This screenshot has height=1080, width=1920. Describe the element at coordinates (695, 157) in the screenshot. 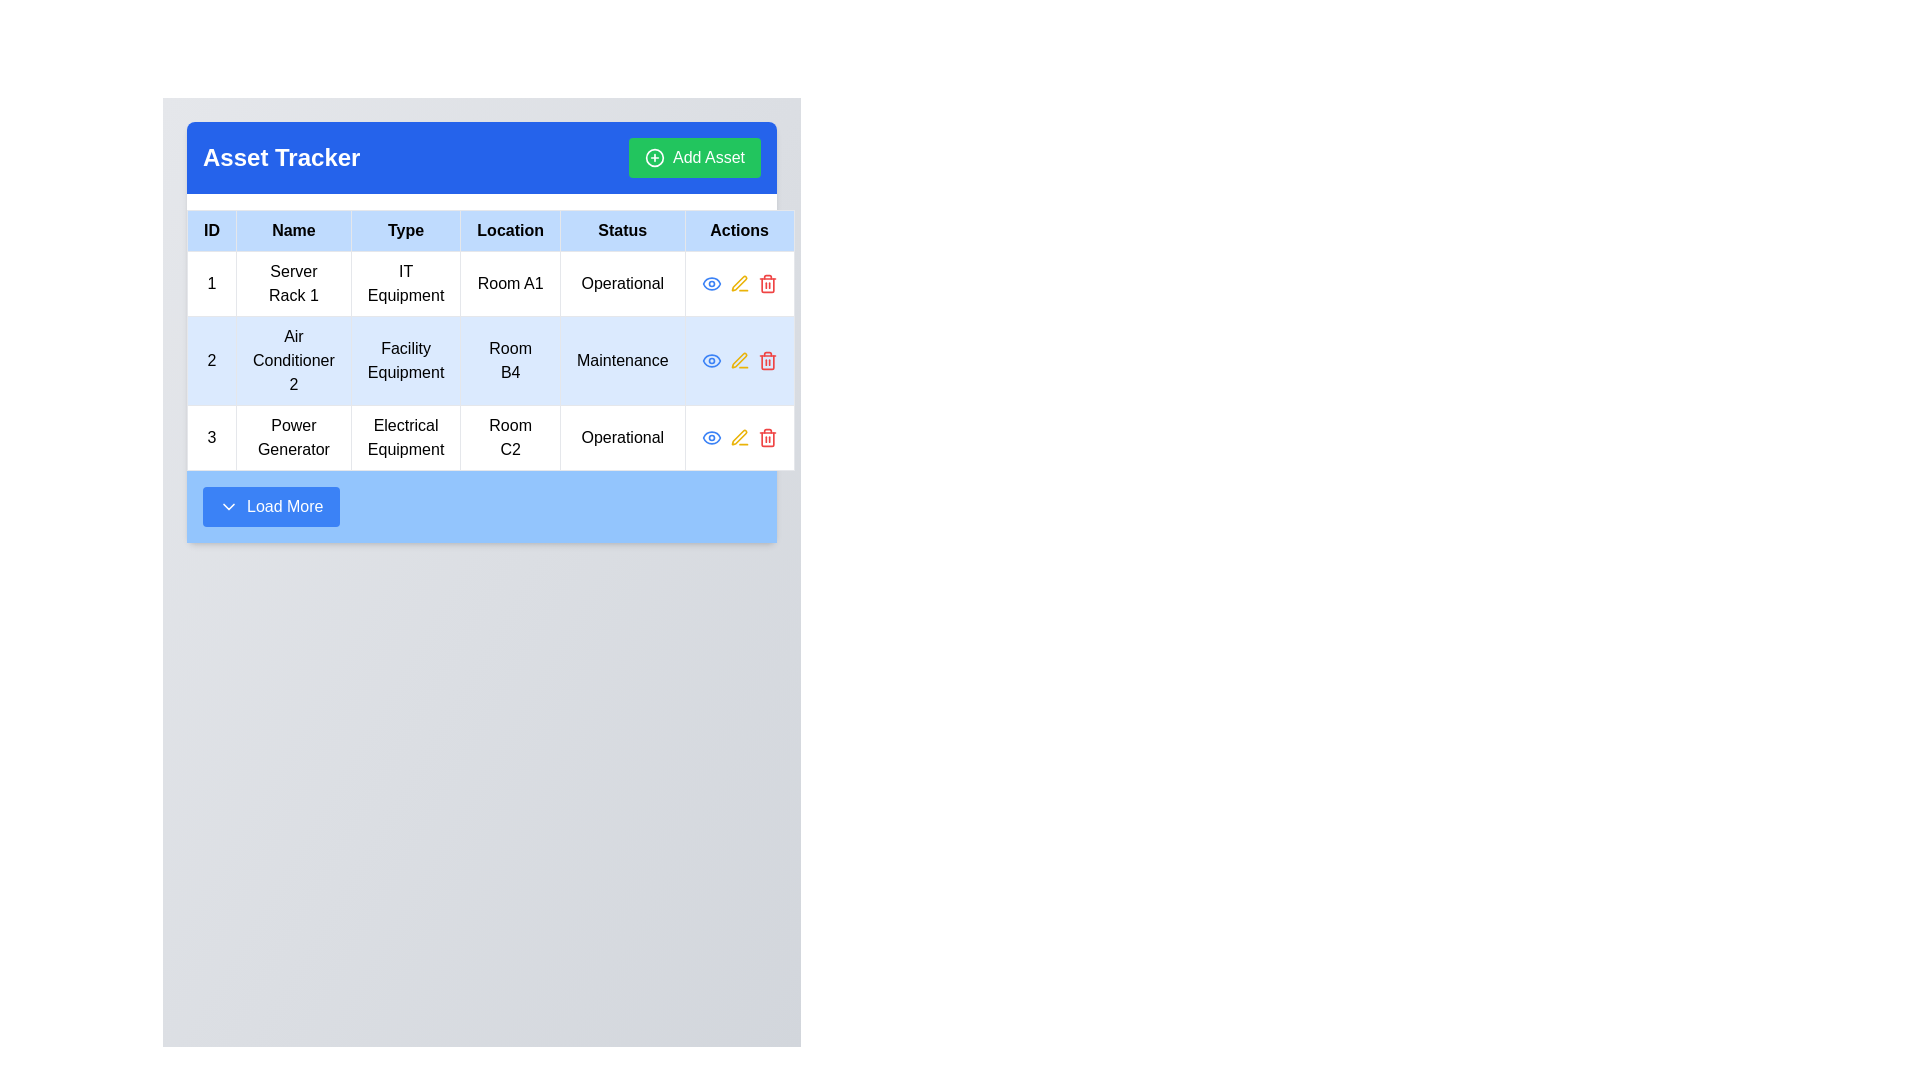

I see `the 'Add Asset' button located in the top-right corner of the blue header area labeled 'Asset Tracker'` at that location.